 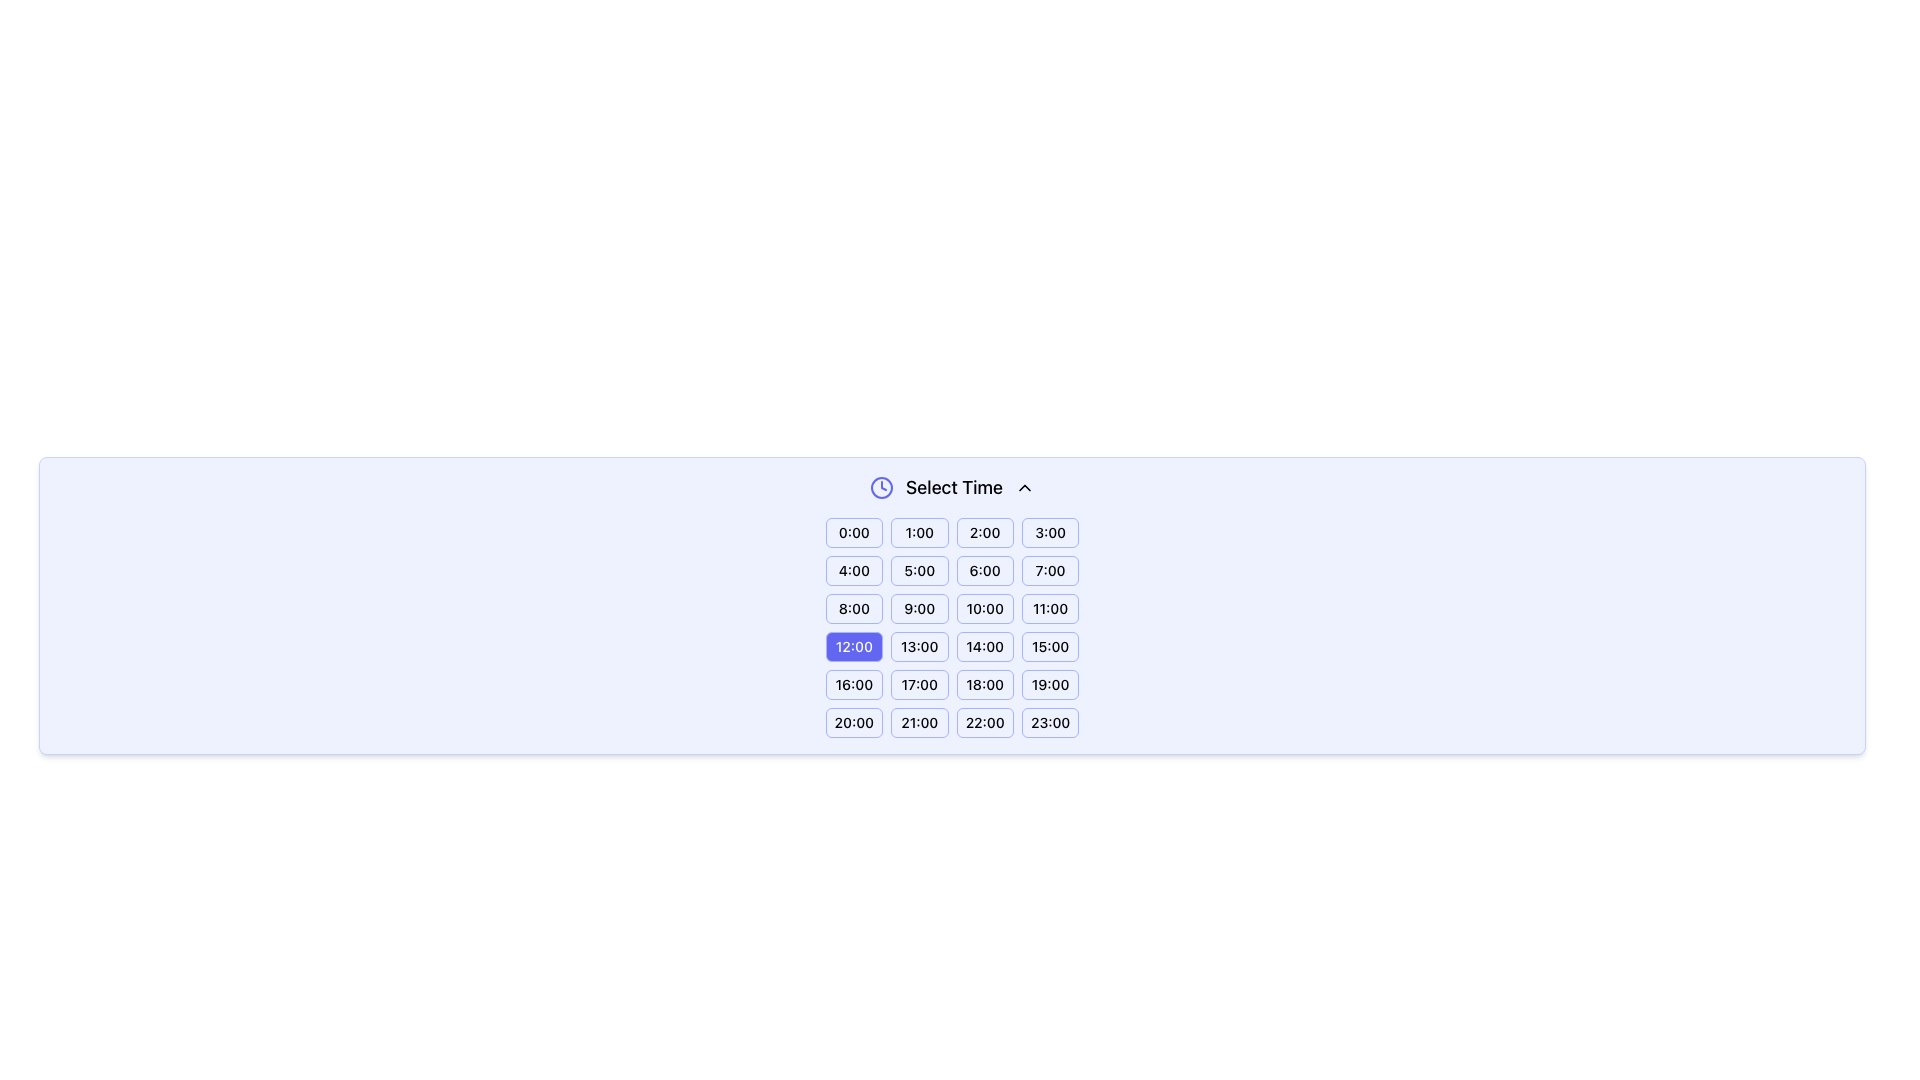 What do you see at coordinates (985, 531) in the screenshot?
I see `the rectangular button with rounded corners, light blue background, indigo border, and black text reading '2:00'` at bounding box center [985, 531].